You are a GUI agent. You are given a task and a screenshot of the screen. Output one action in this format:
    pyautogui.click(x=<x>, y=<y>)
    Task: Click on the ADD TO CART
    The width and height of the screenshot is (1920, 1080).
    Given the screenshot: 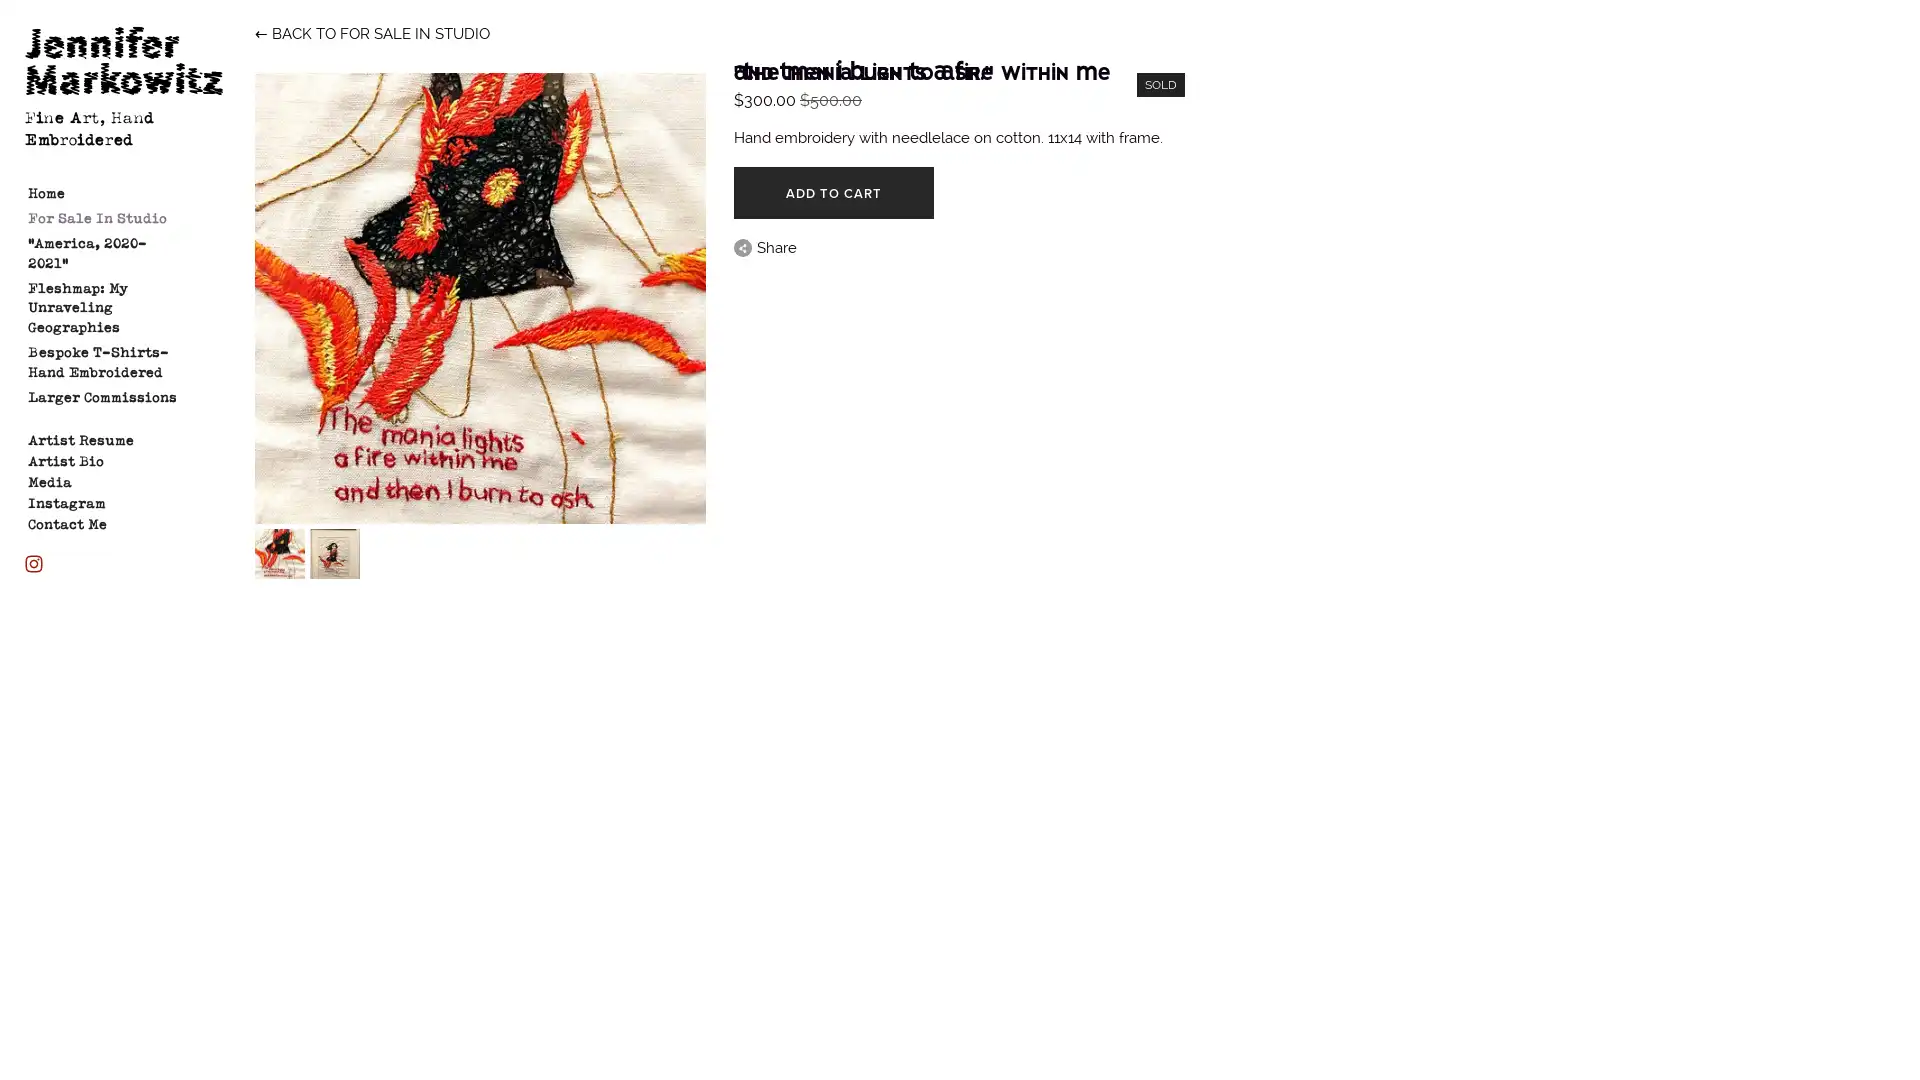 What is the action you would take?
    pyautogui.click(x=833, y=192)
    